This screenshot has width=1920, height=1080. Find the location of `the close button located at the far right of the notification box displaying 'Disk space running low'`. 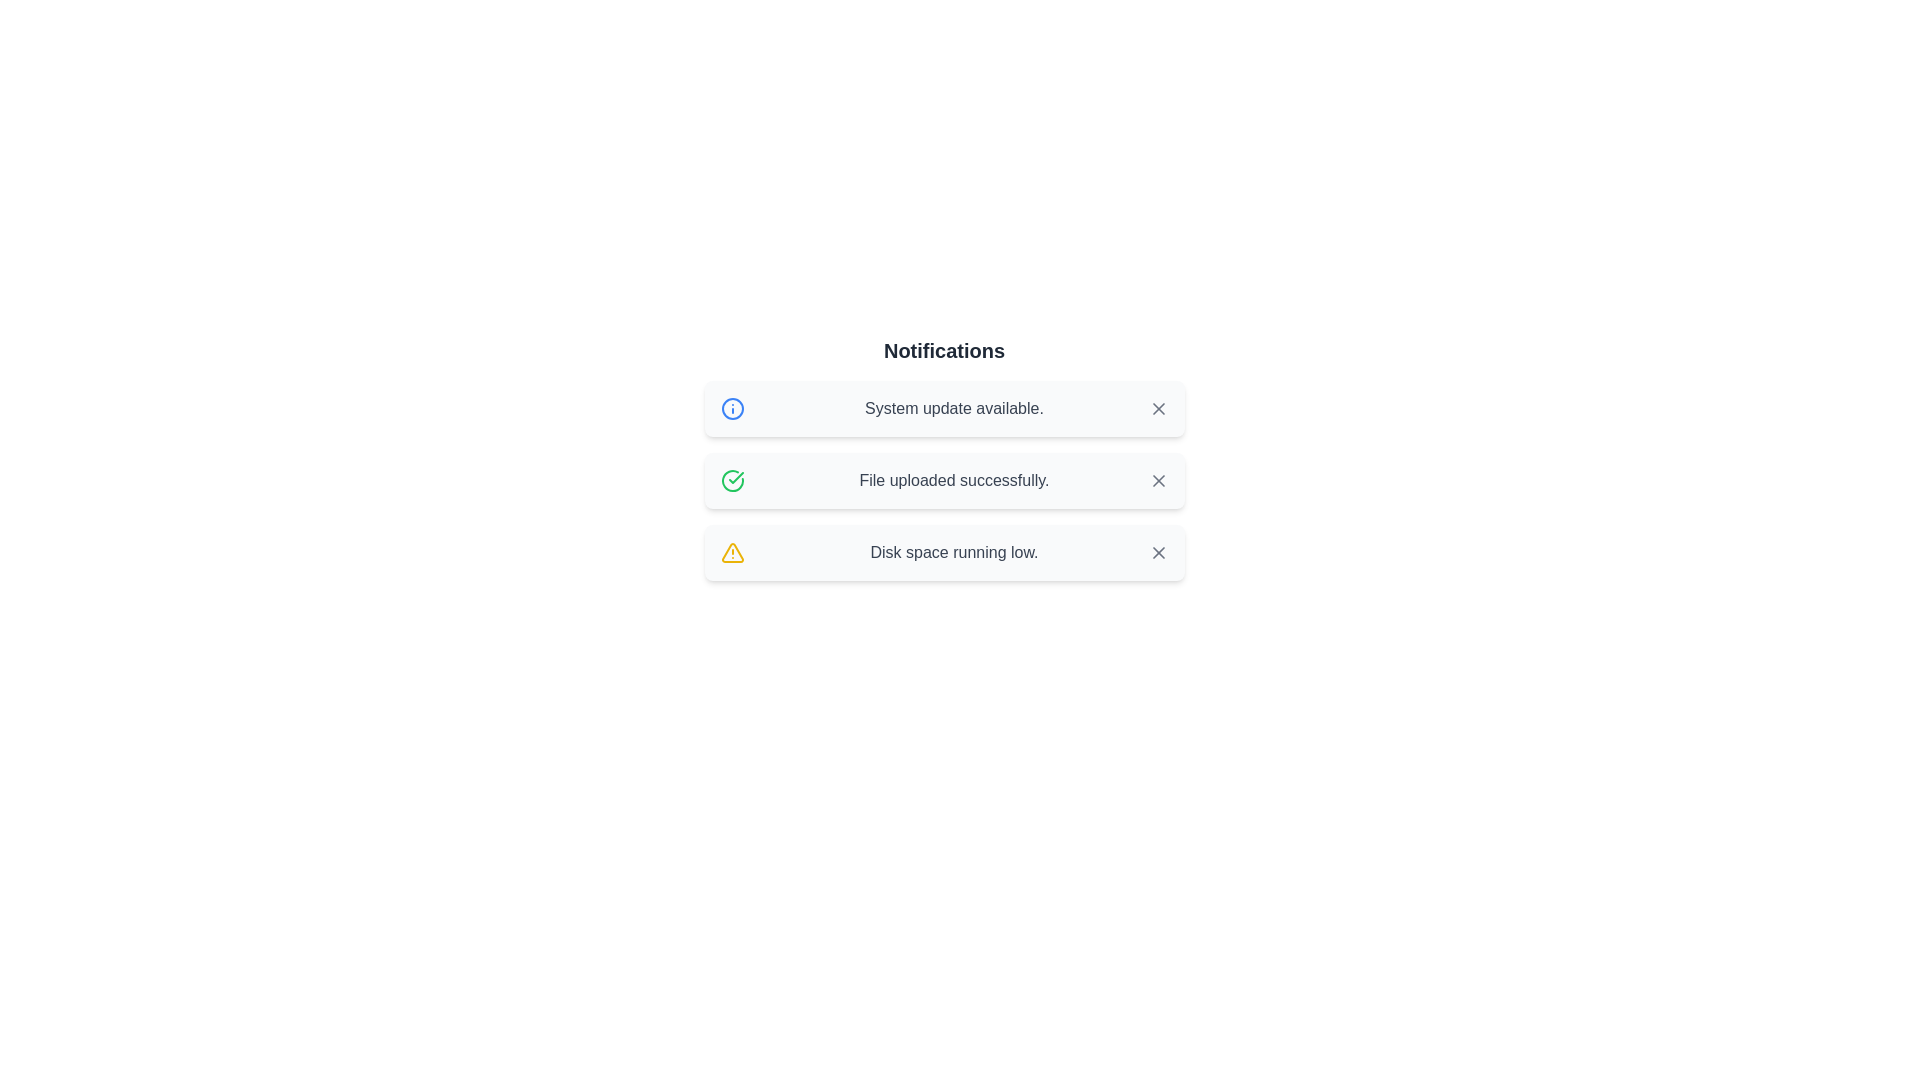

the close button located at the far right of the notification box displaying 'Disk space running low' is located at coordinates (1158, 552).